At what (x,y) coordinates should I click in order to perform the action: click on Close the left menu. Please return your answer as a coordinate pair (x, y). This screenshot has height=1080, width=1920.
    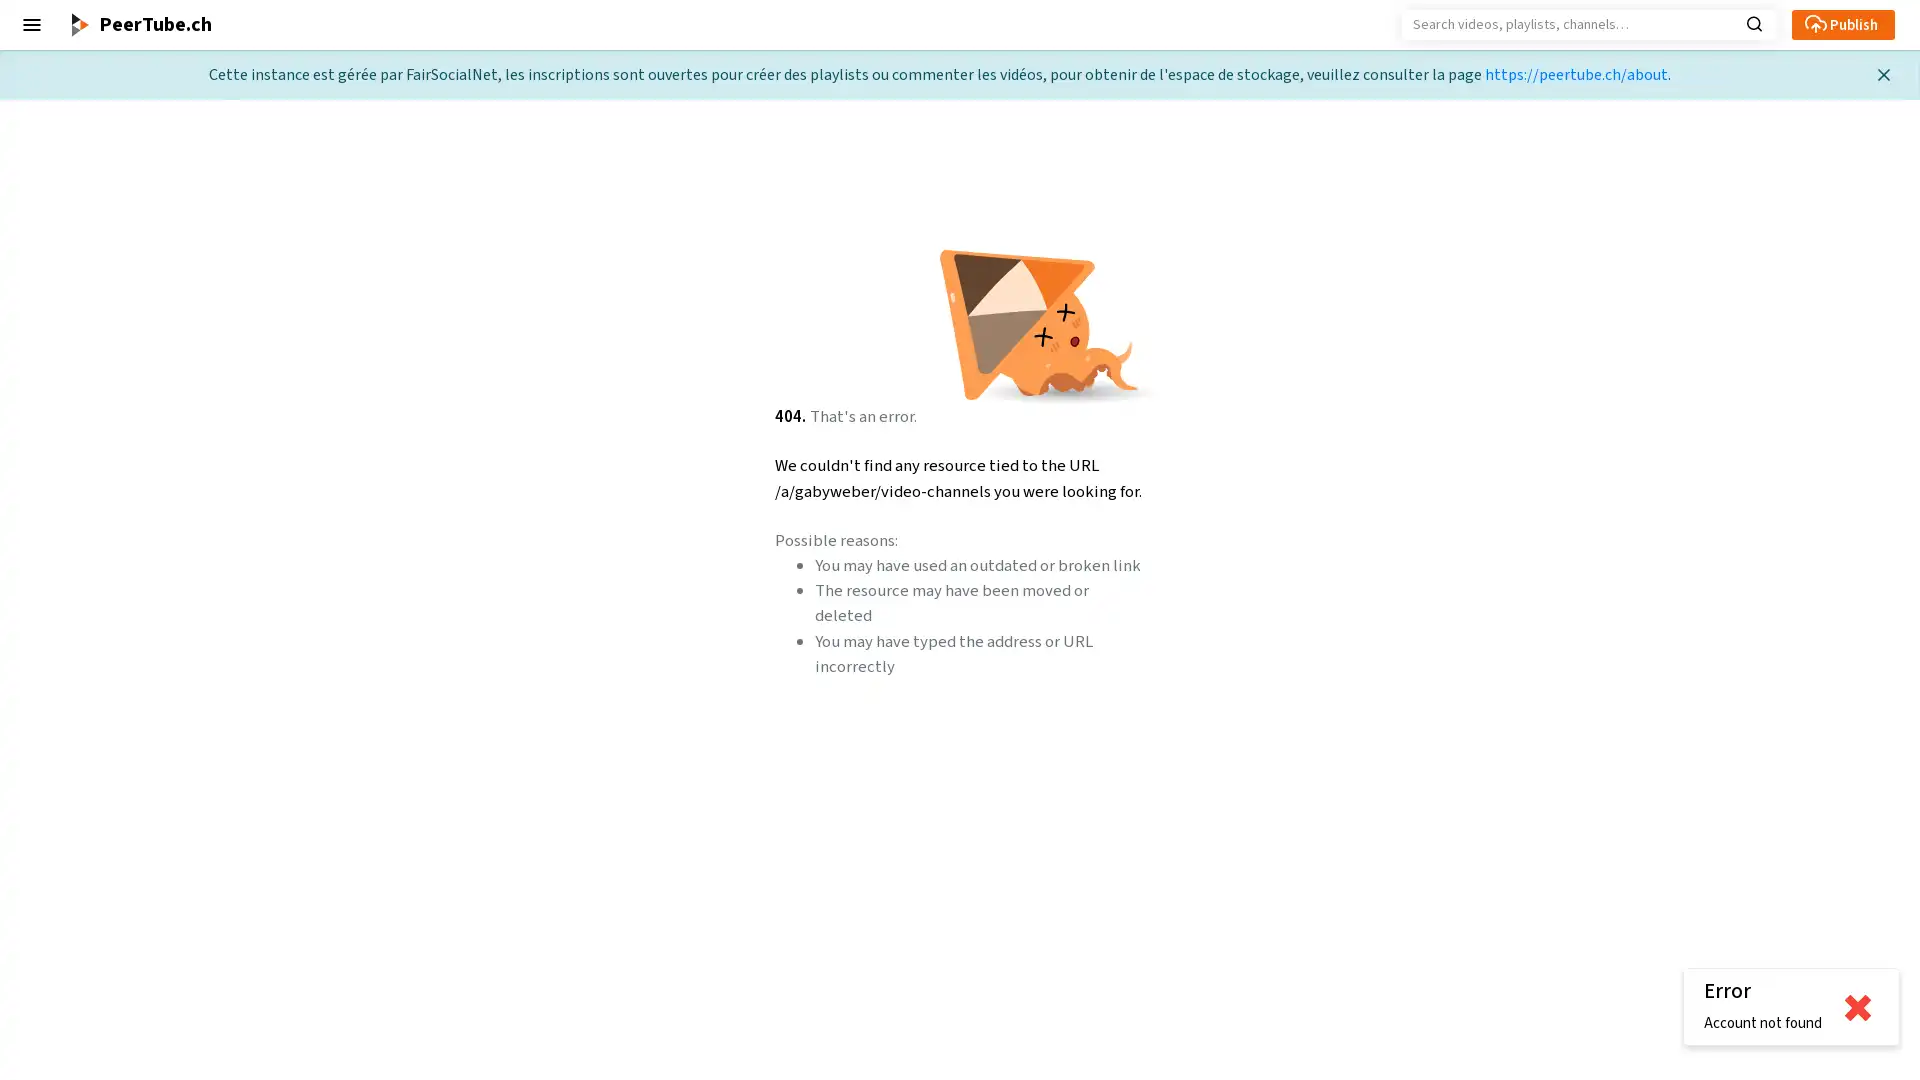
    Looking at the image, I should click on (32, 24).